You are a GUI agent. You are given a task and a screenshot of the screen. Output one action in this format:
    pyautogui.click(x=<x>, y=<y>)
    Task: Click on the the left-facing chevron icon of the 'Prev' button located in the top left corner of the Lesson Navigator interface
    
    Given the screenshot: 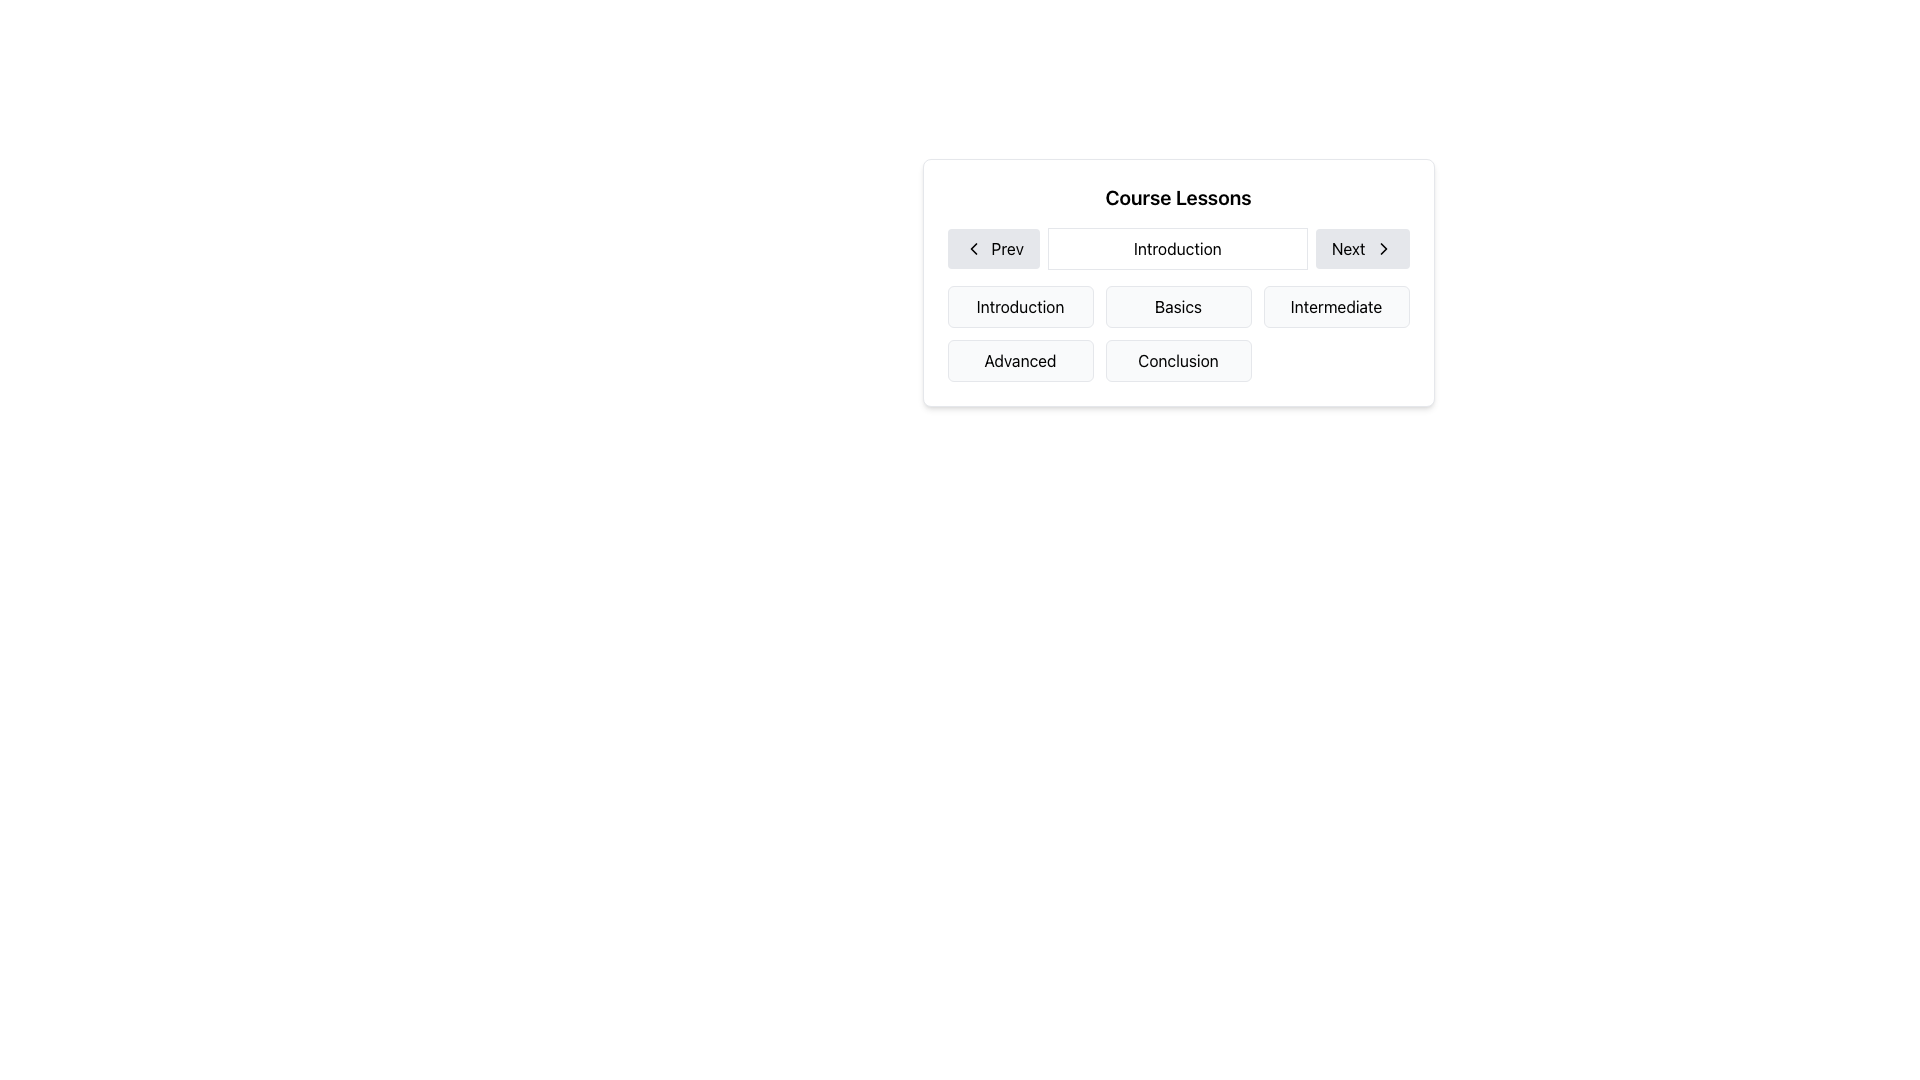 What is the action you would take?
    pyautogui.click(x=973, y=248)
    